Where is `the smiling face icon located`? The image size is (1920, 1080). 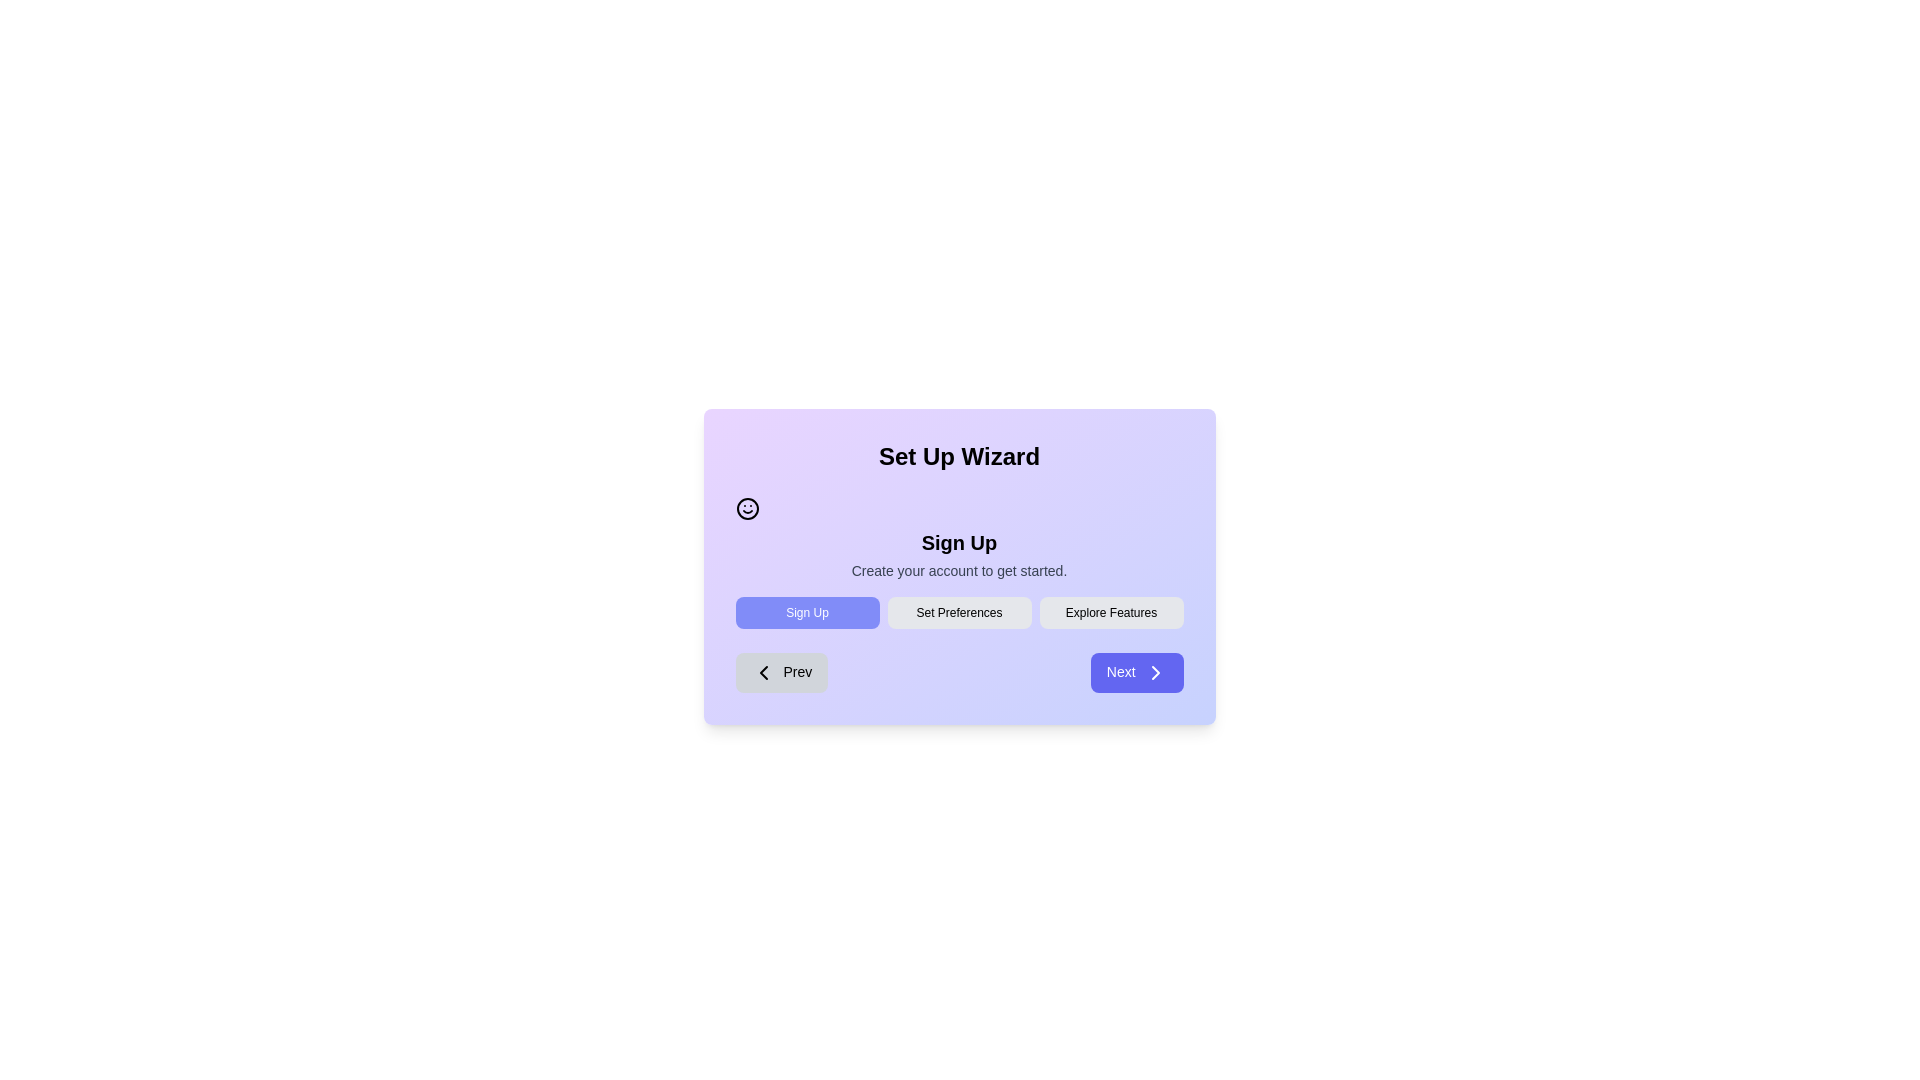
the smiling face icon located is located at coordinates (746, 508).